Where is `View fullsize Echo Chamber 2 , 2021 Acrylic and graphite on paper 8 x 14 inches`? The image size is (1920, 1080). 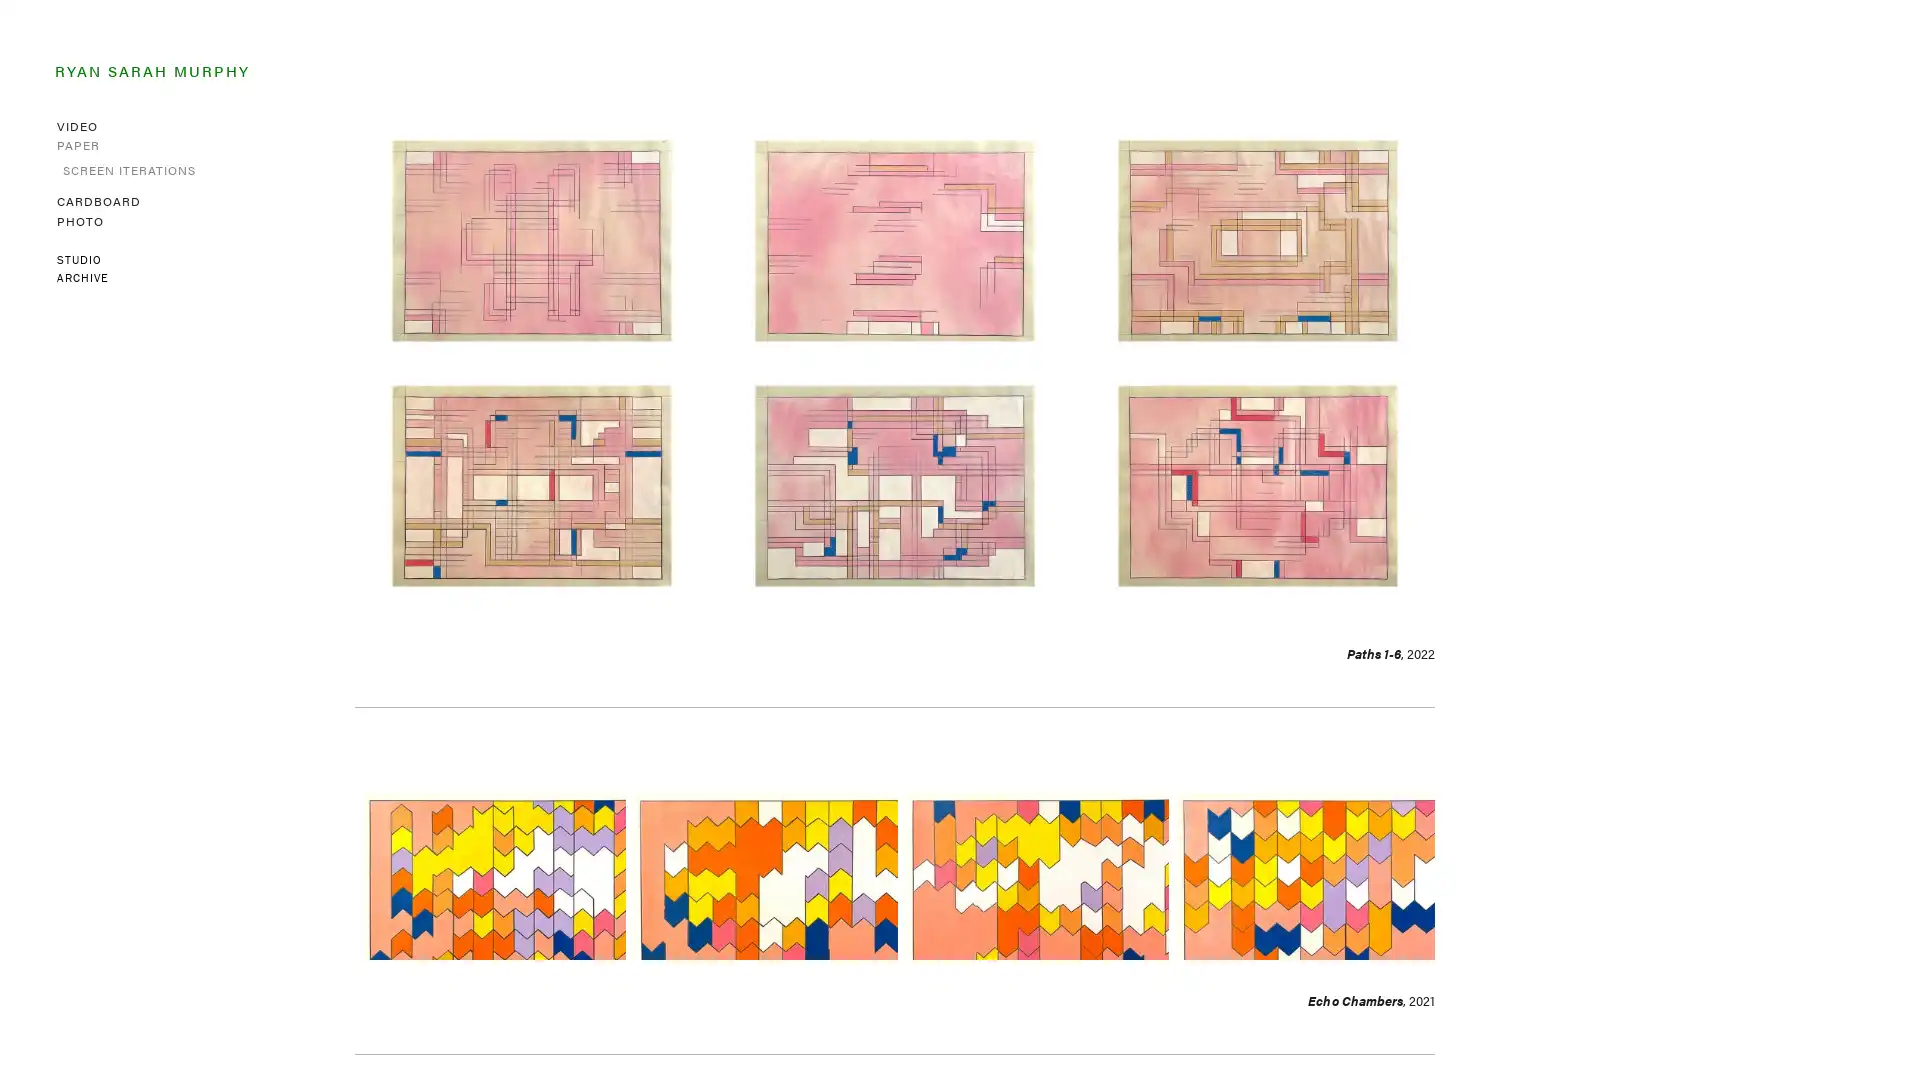 View fullsize Echo Chamber 2 , 2021 Acrylic and graphite on paper 8 x 14 inches is located at coordinates (757, 853).